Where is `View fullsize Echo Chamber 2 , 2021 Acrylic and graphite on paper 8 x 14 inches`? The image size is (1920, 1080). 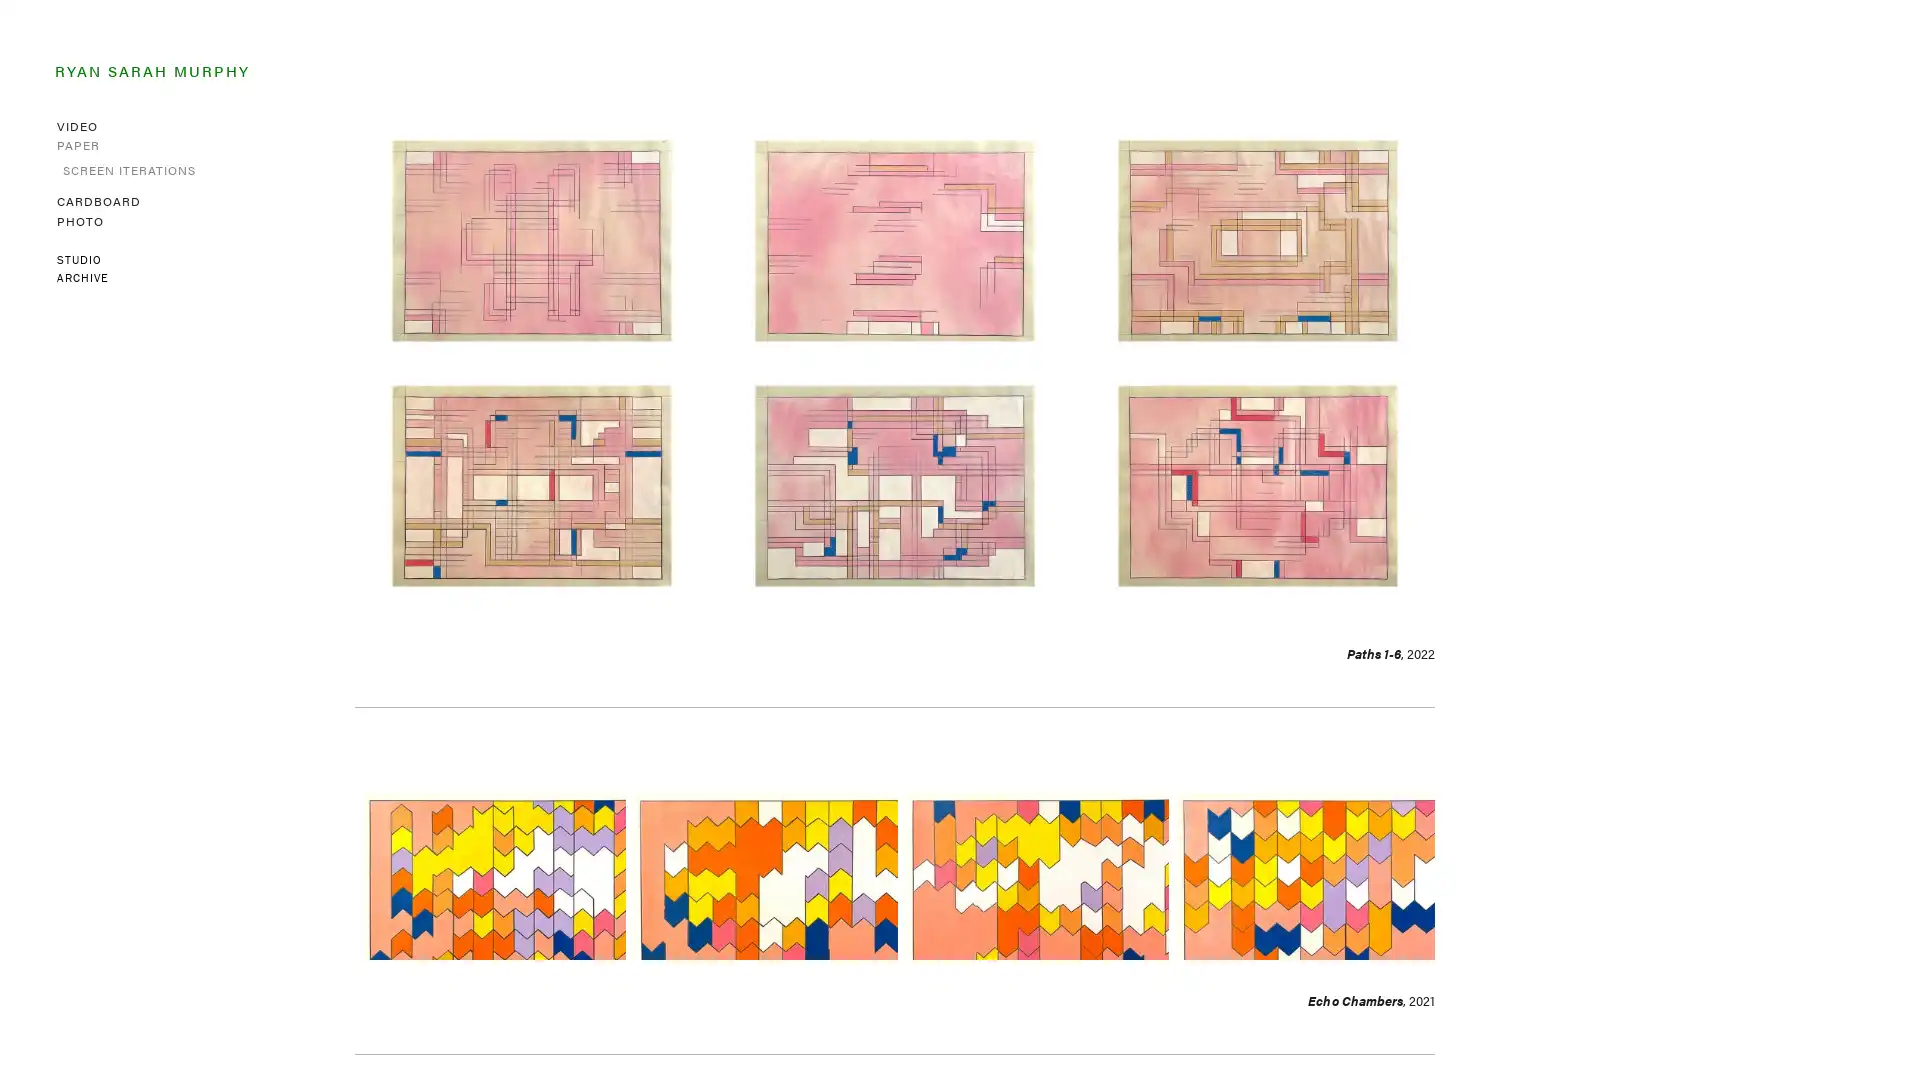 View fullsize Echo Chamber 2 , 2021 Acrylic and graphite on paper 8 x 14 inches is located at coordinates (757, 853).